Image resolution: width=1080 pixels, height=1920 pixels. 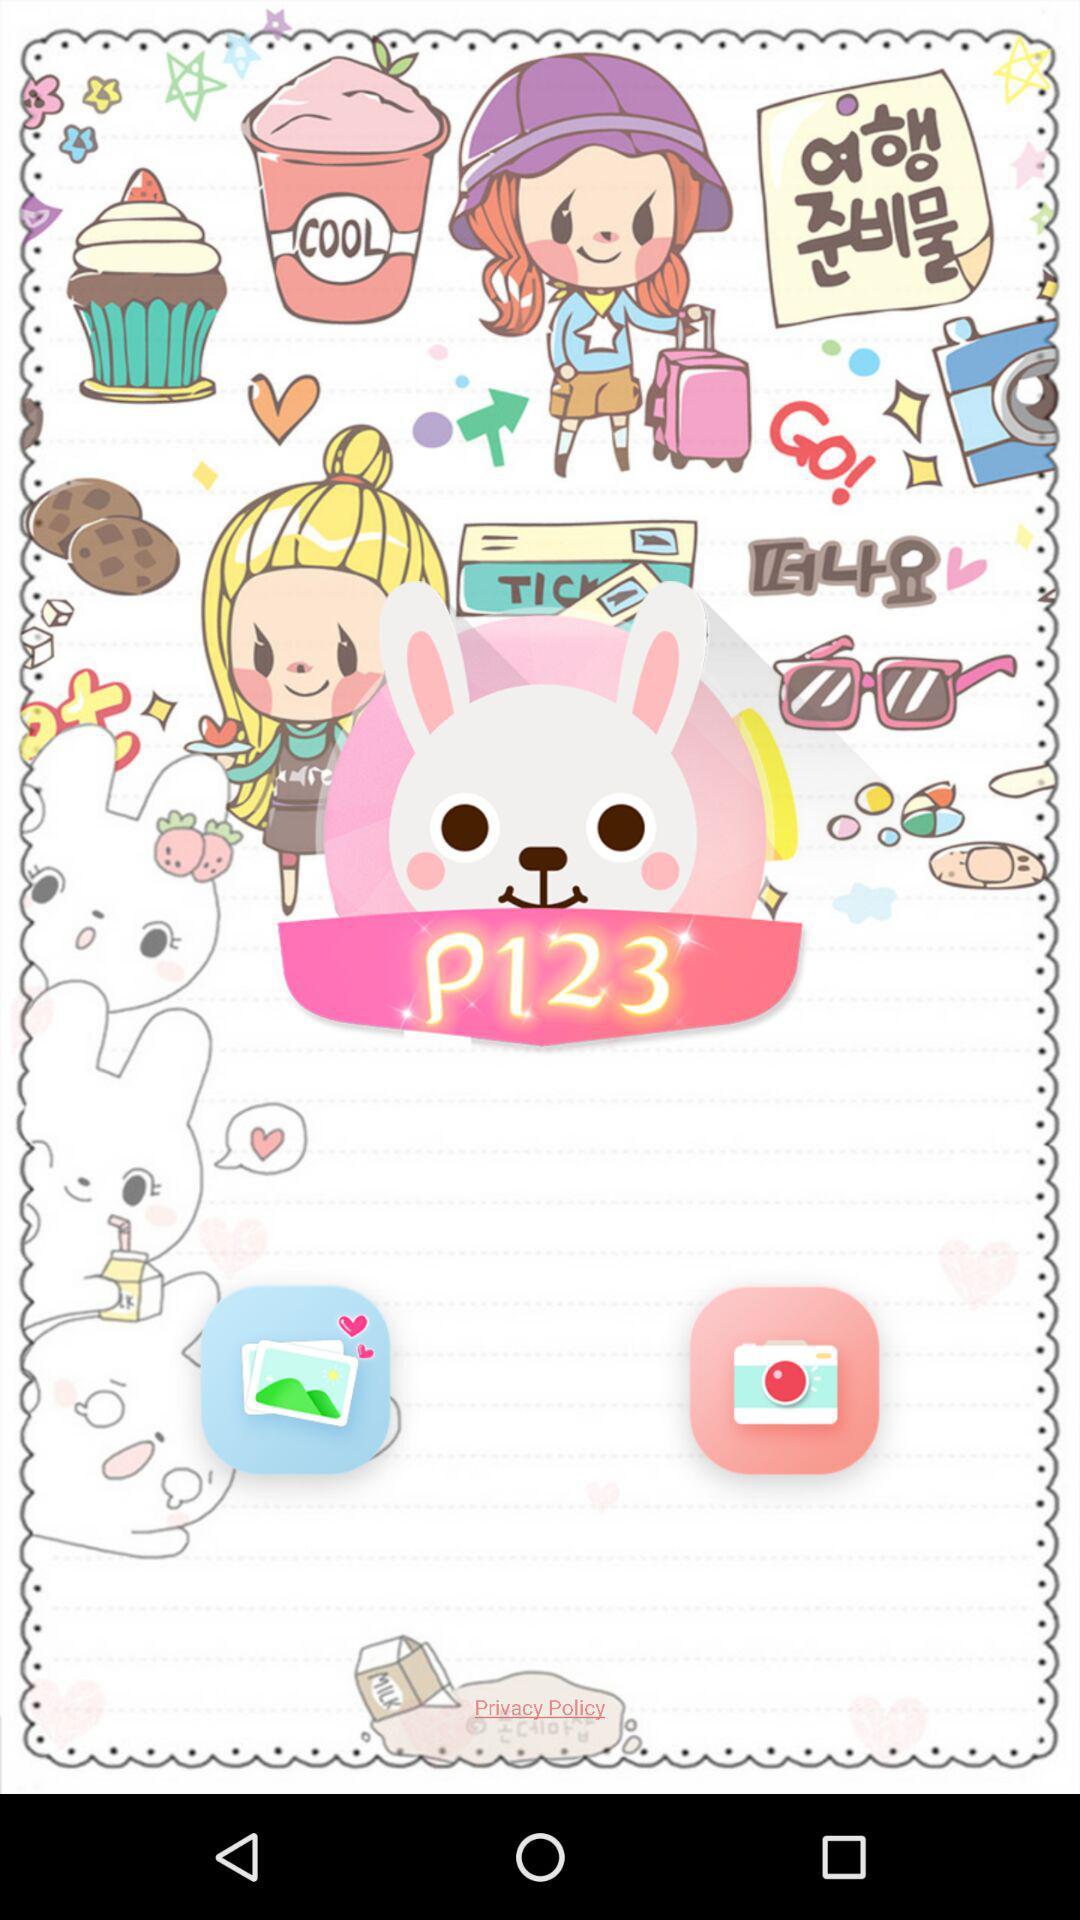 I want to click on open camera, so click(x=783, y=1388).